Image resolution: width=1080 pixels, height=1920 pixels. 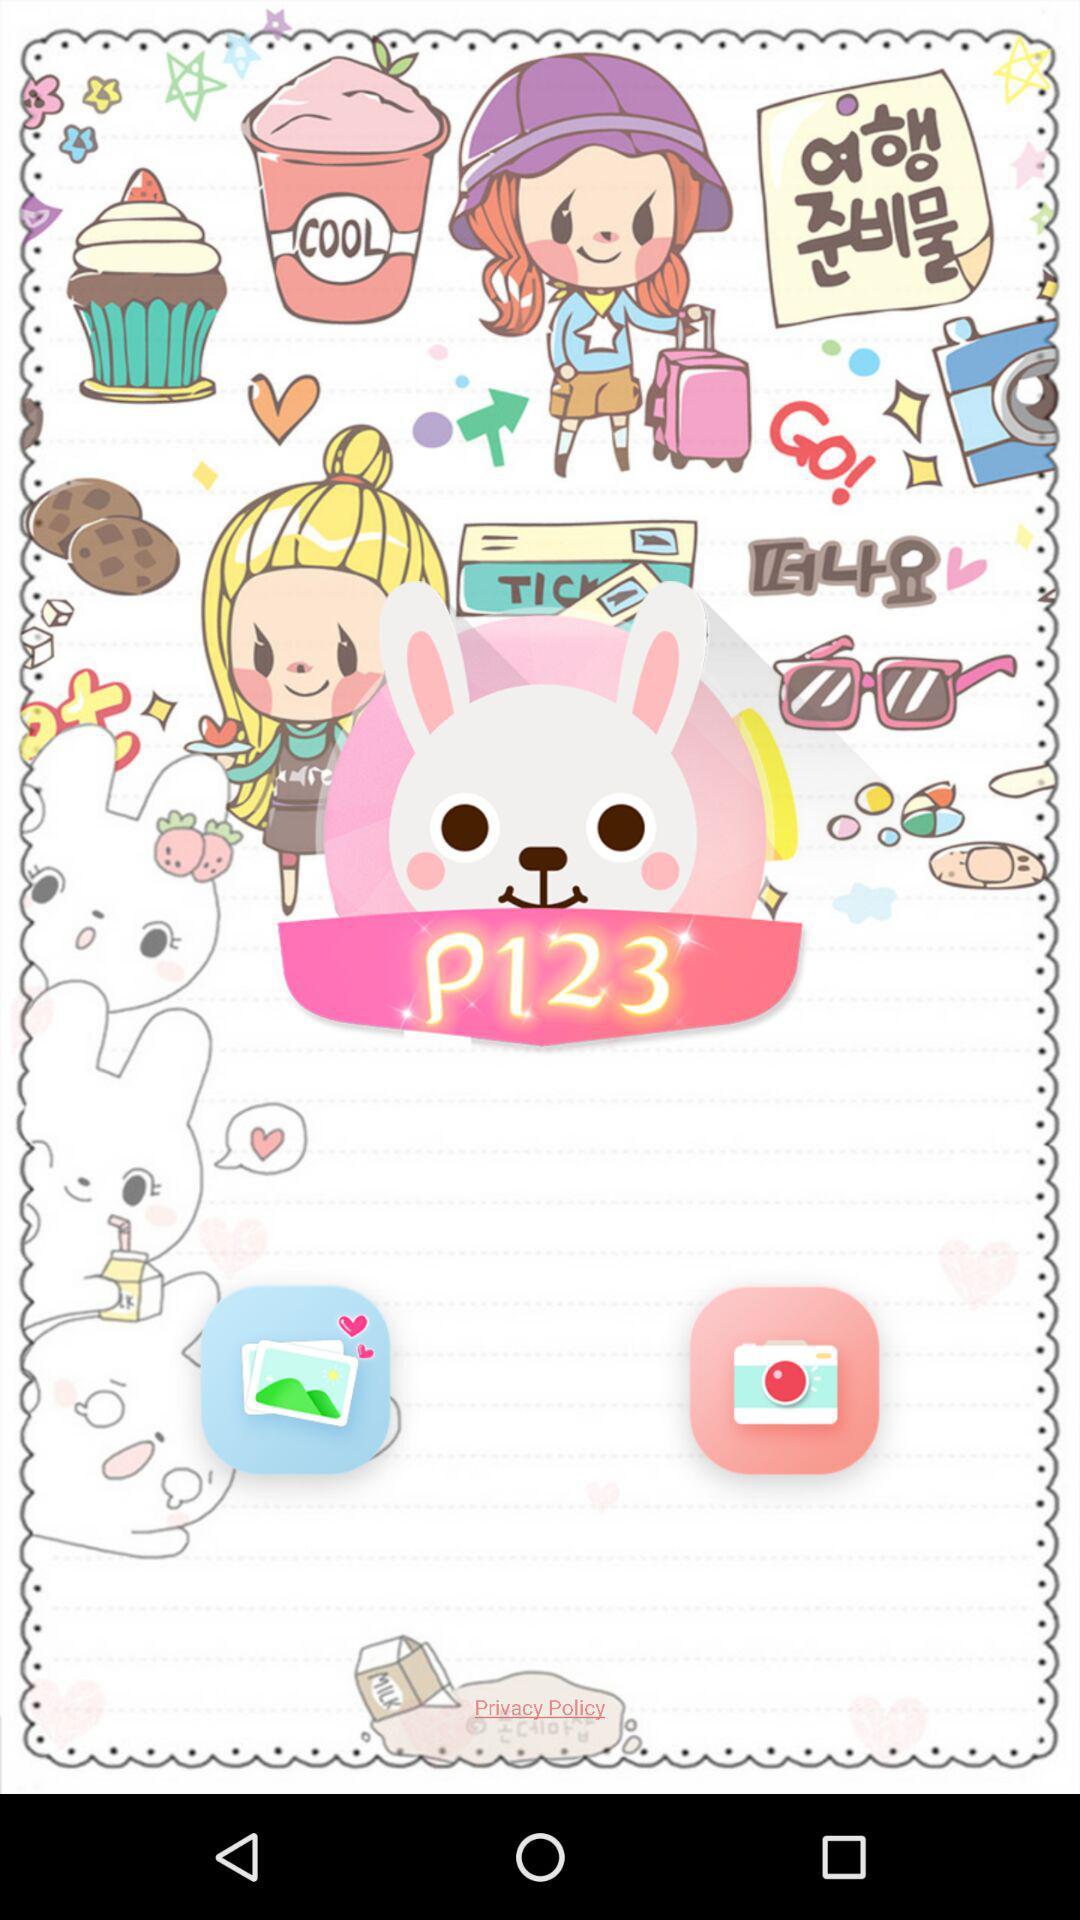 I want to click on open camera, so click(x=783, y=1388).